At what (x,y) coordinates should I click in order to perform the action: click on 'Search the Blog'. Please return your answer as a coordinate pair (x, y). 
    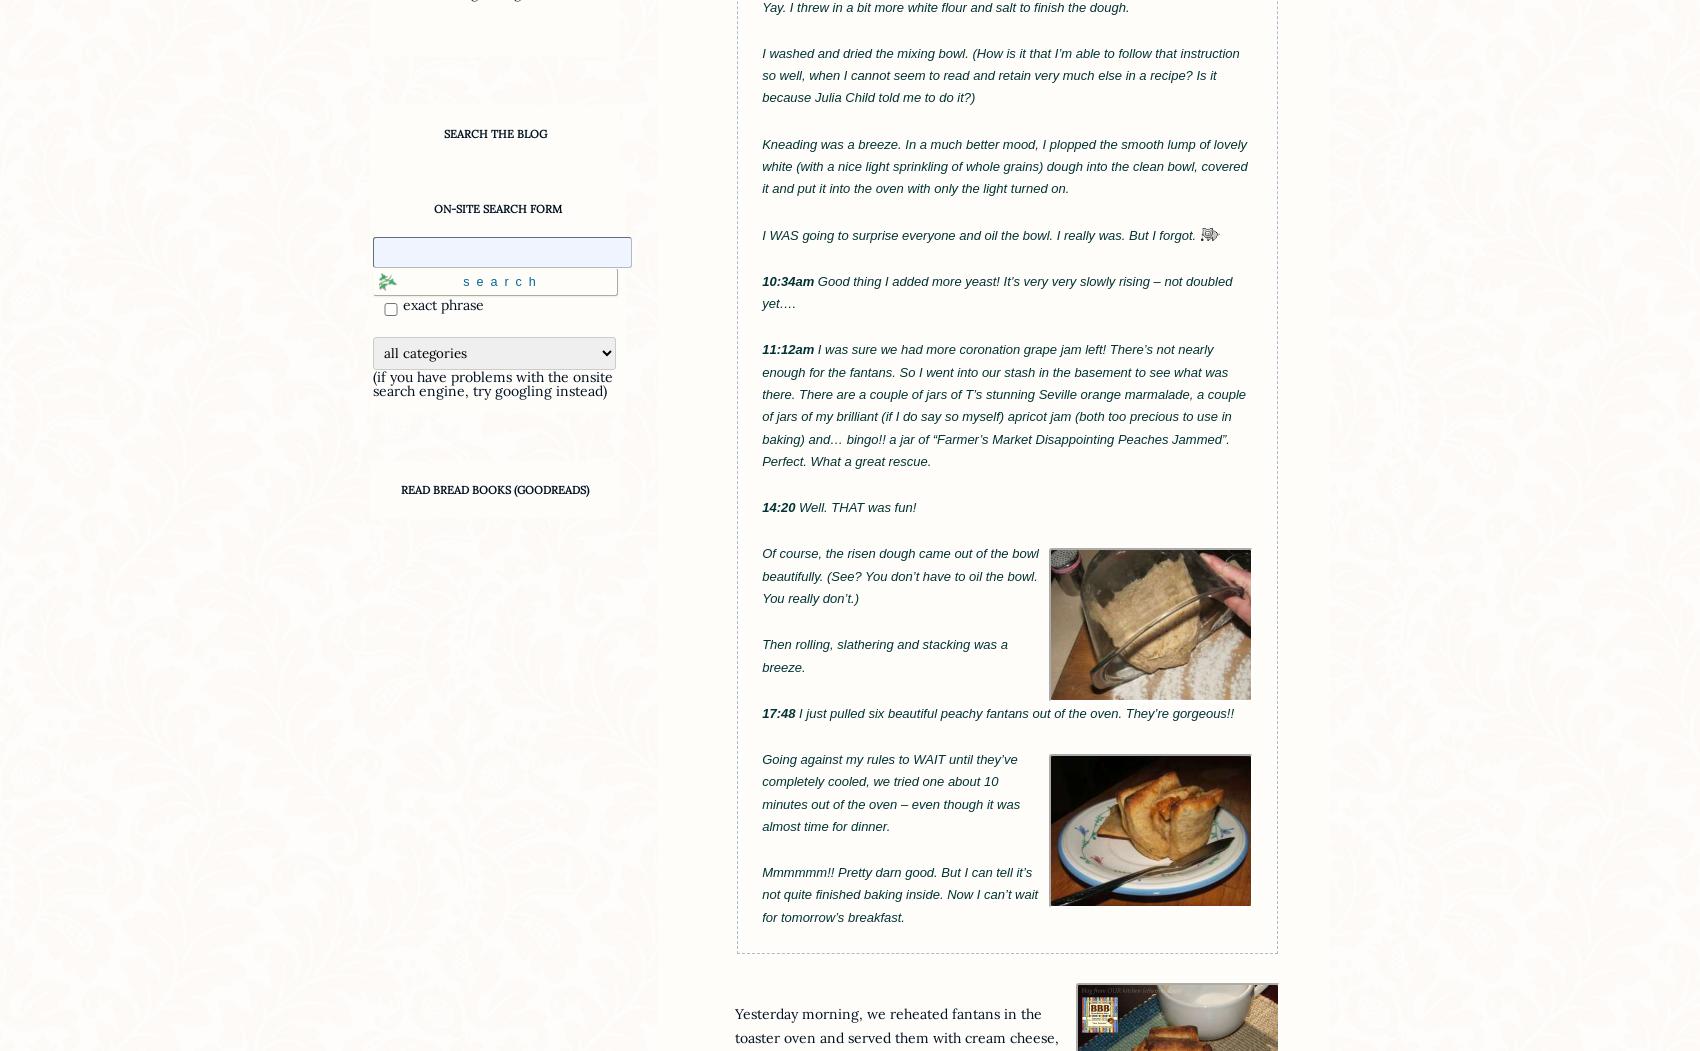
    Looking at the image, I should click on (494, 131).